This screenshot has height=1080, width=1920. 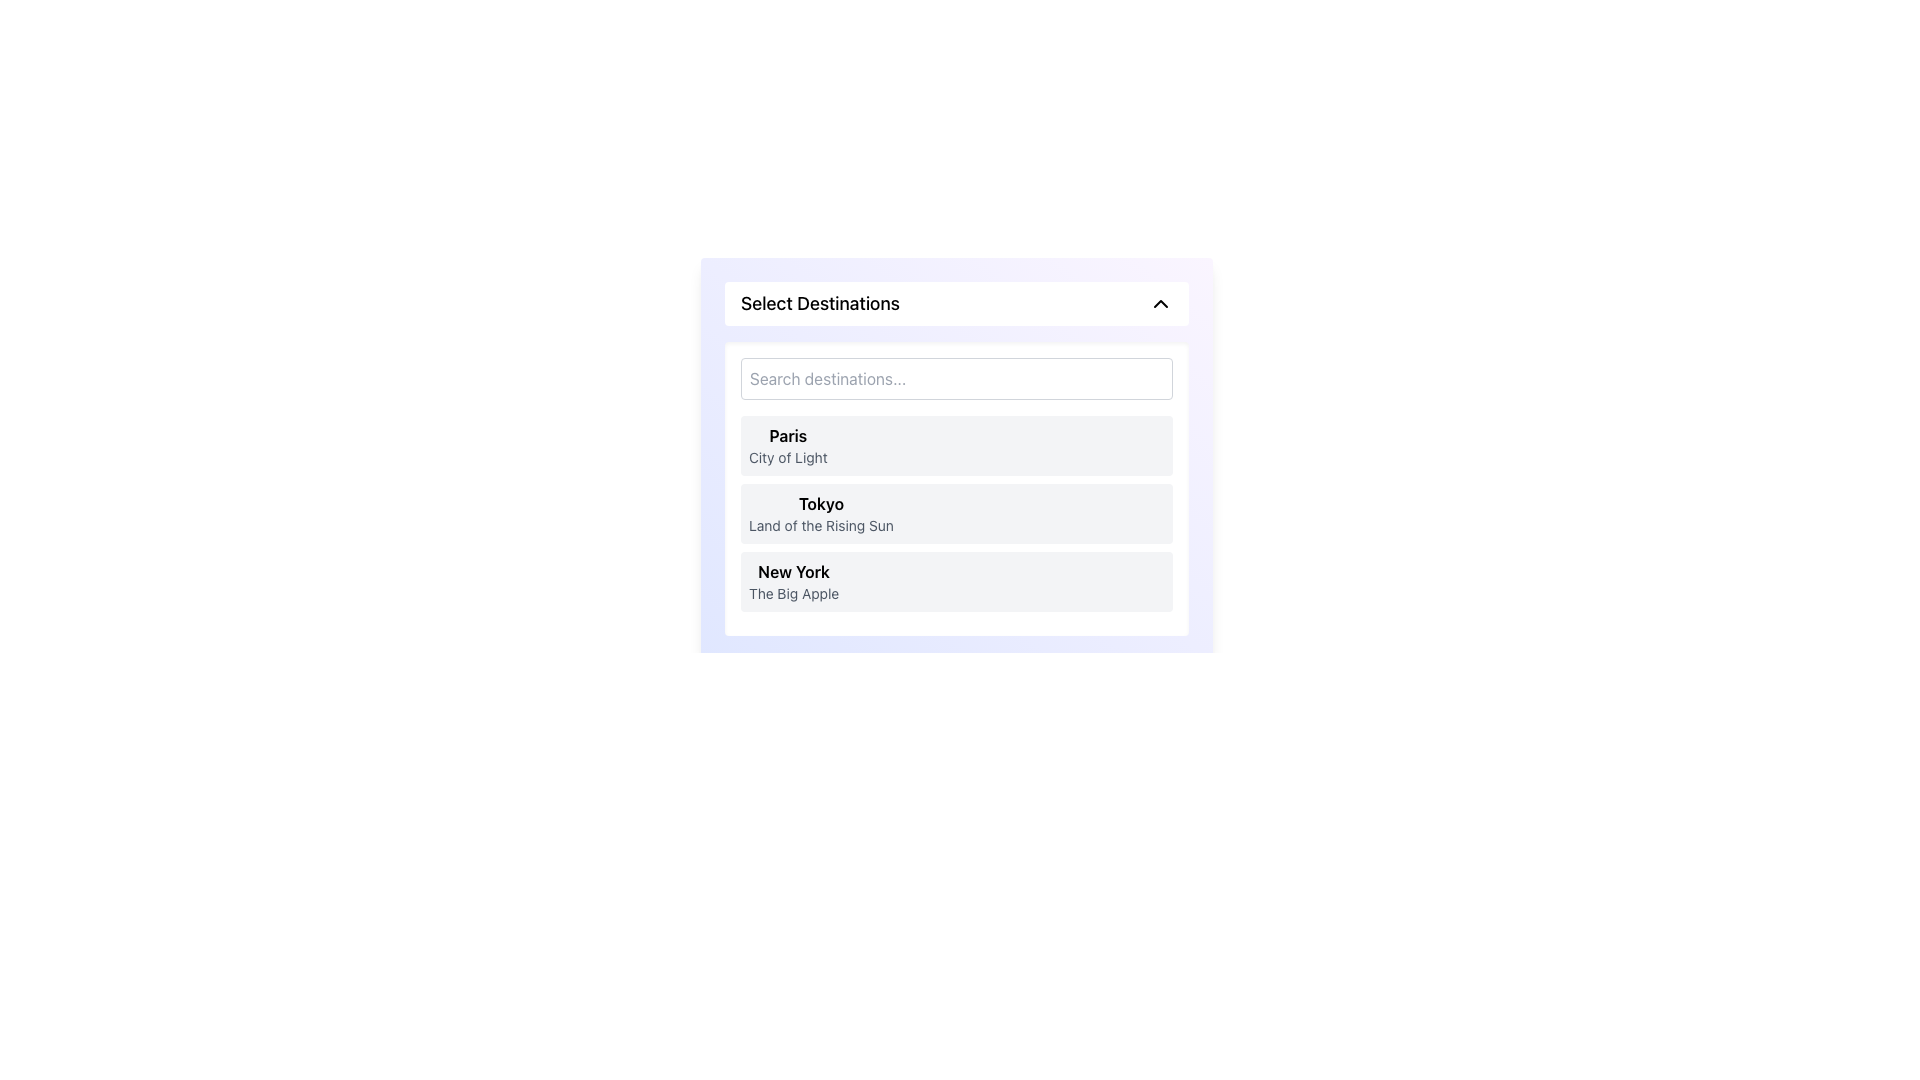 What do you see at coordinates (820, 304) in the screenshot?
I see `the text label that serves as a heading for the dropdown menu, located in the upper left corner of the menu, to the left of the arrow icon` at bounding box center [820, 304].